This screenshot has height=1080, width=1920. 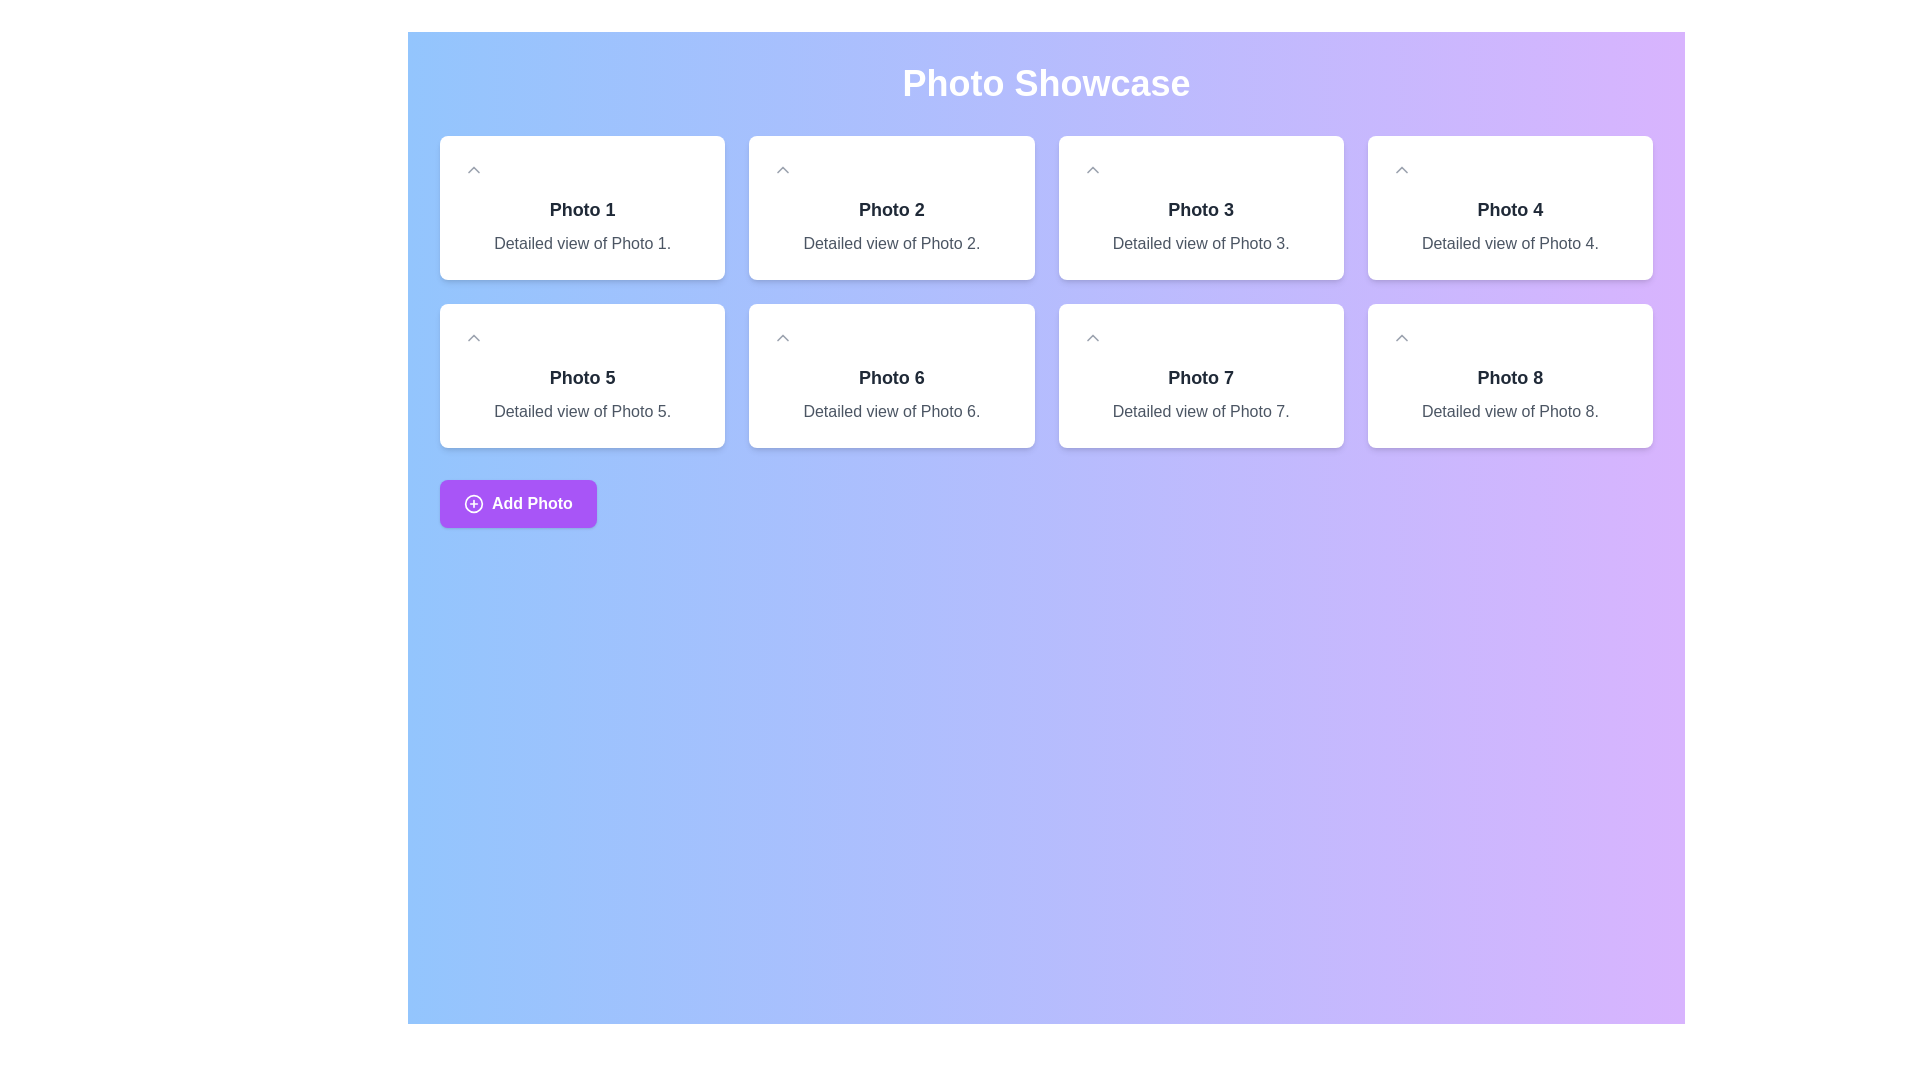 I want to click on the chevron indicator located at the top-left corner inside the card labeled 'Photo 3', so click(x=1091, y=168).